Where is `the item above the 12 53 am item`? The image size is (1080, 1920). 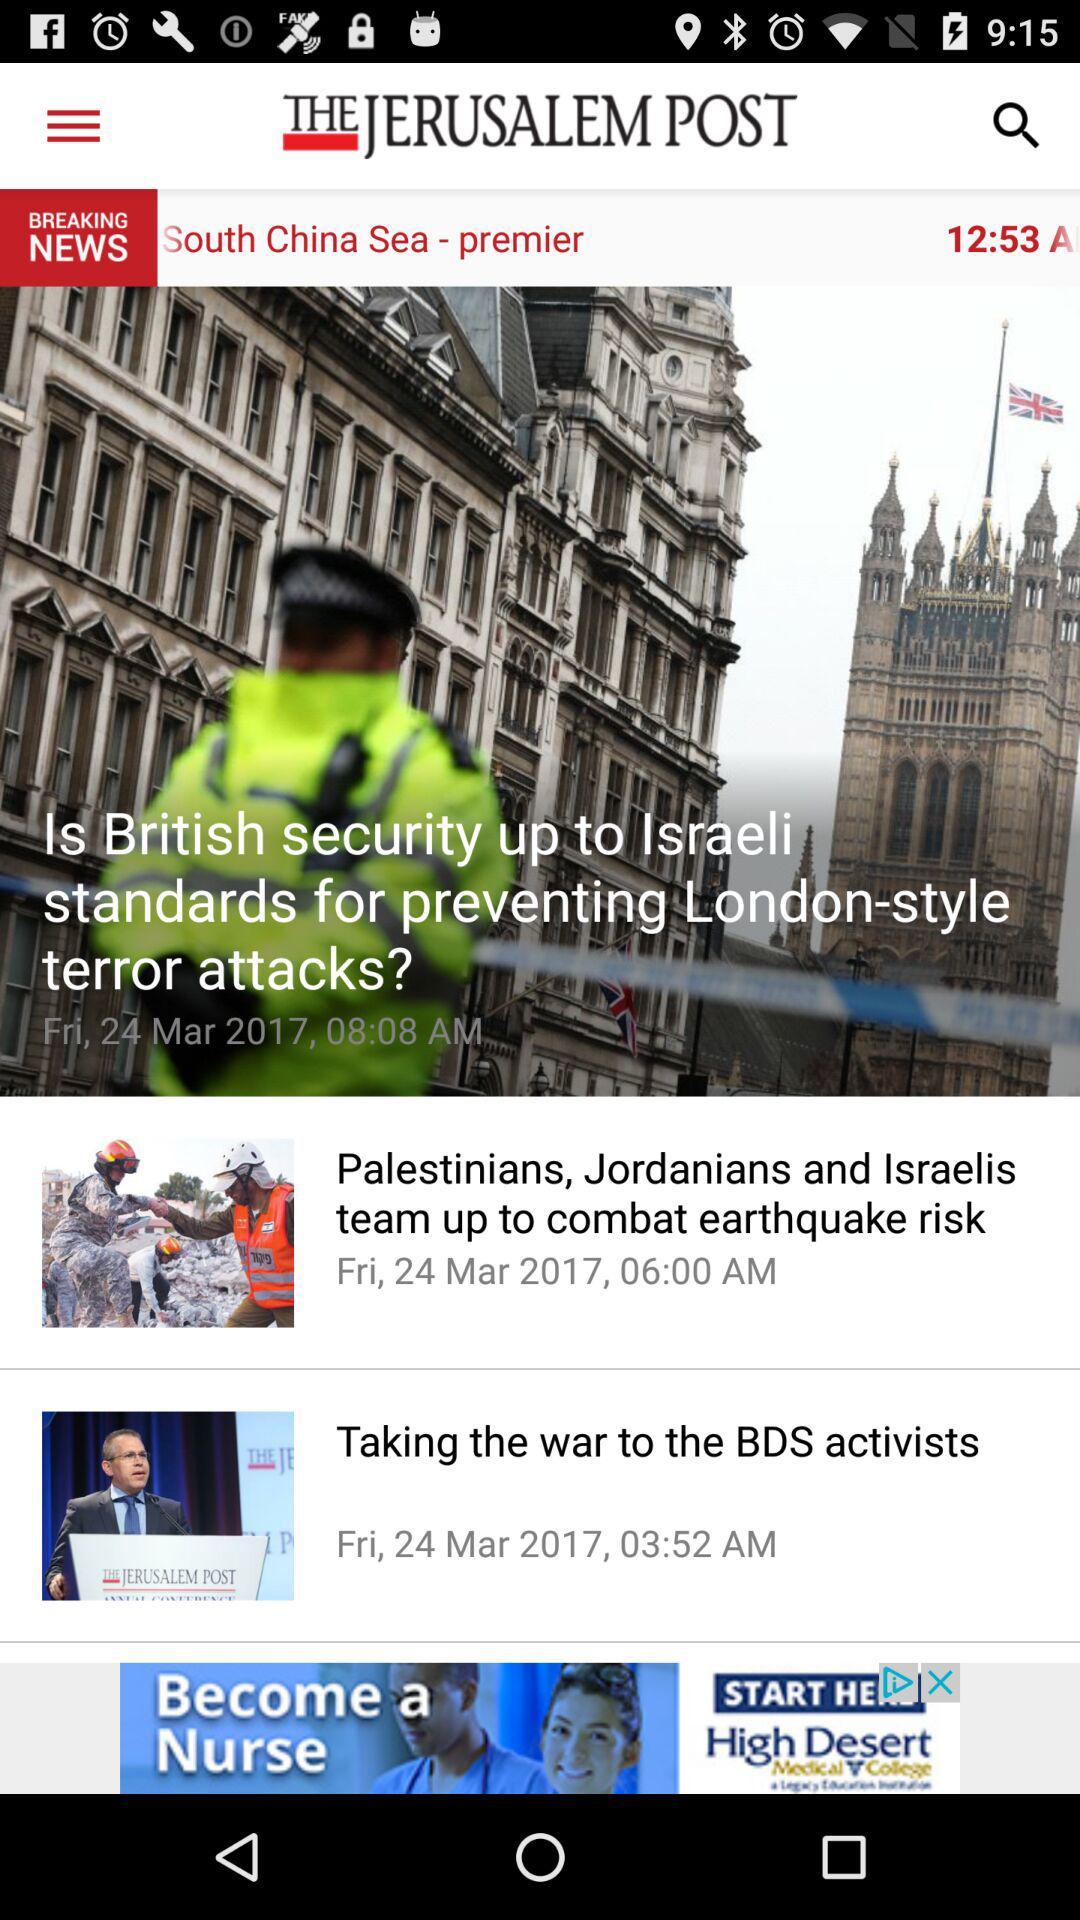 the item above the 12 53 am item is located at coordinates (72, 124).